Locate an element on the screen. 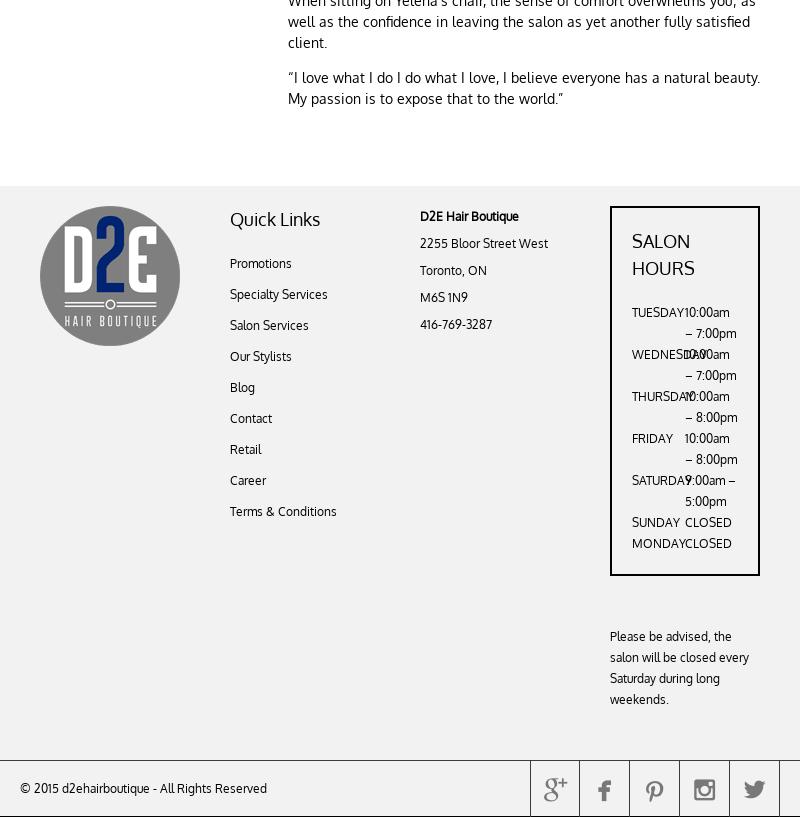 This screenshot has height=817, width=800. 'M6S 1N9' is located at coordinates (443, 297).